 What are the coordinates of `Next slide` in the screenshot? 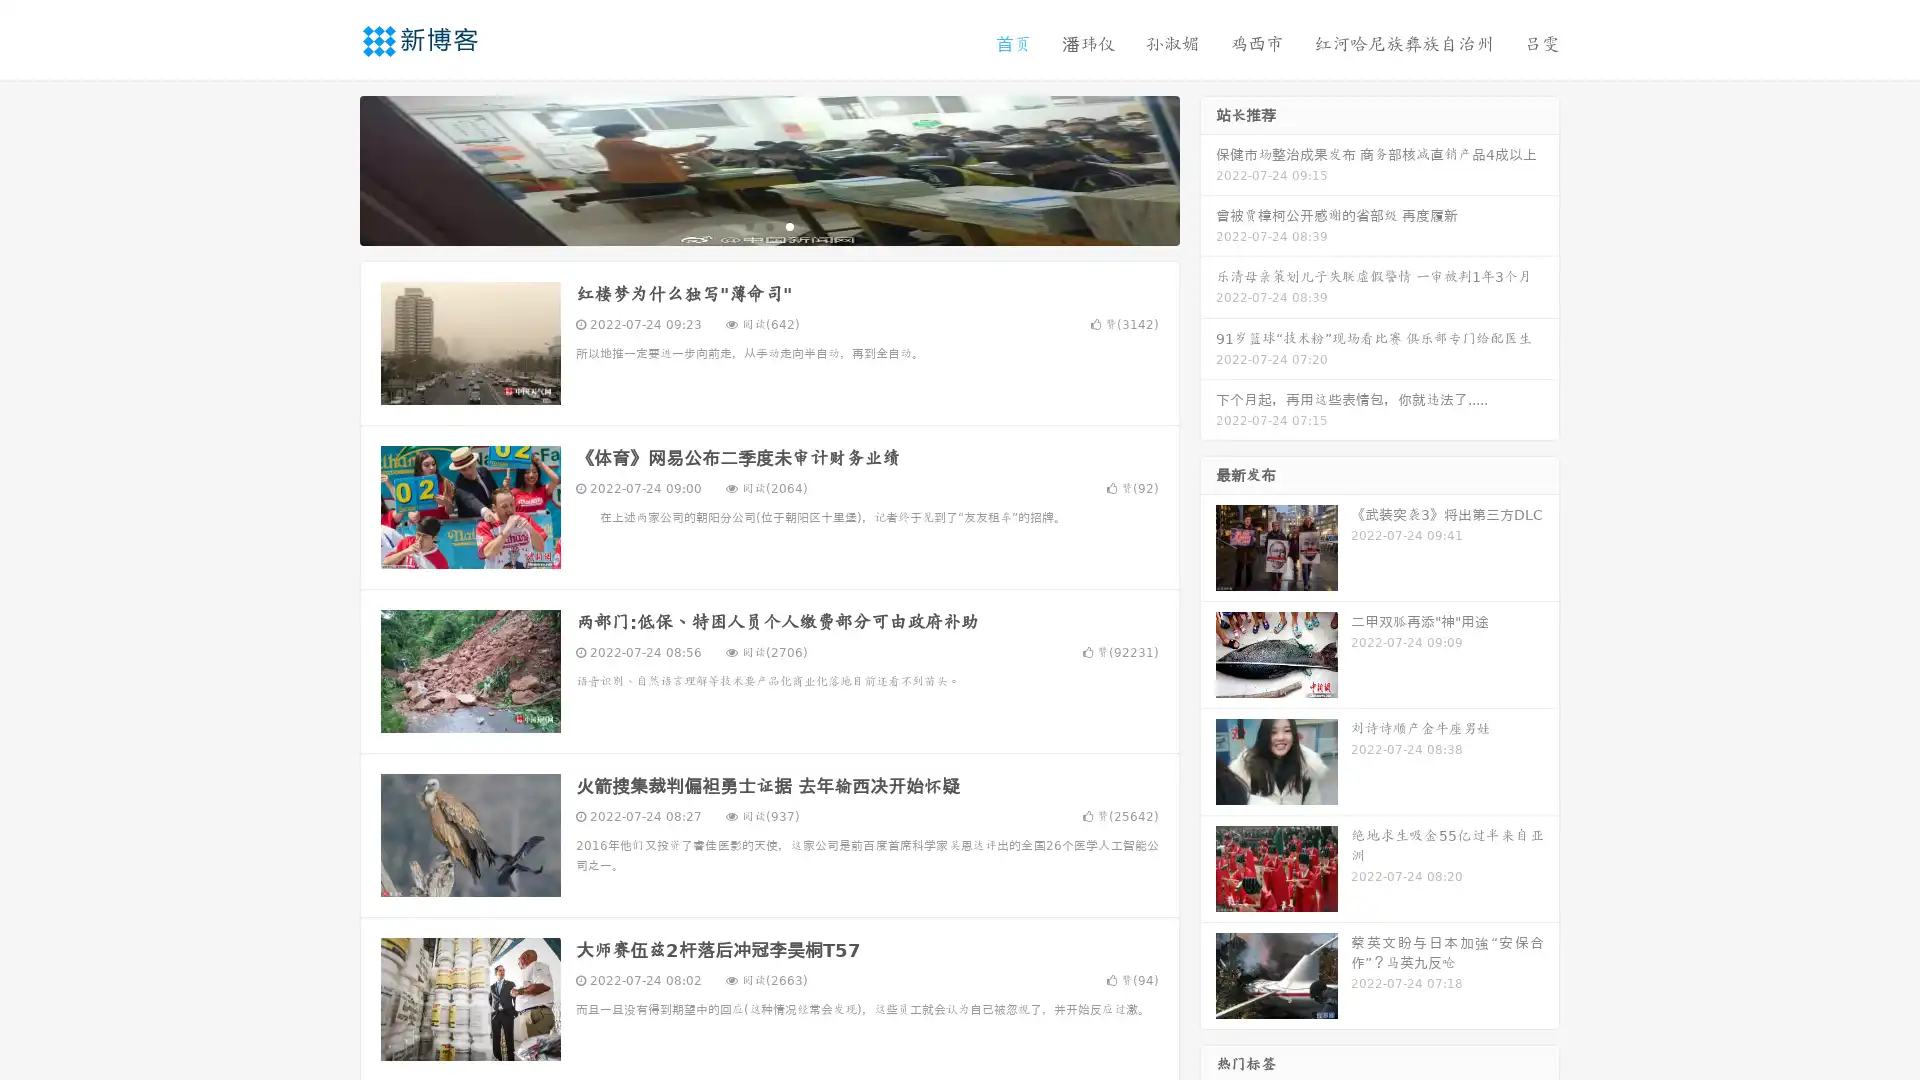 It's located at (1208, 168).